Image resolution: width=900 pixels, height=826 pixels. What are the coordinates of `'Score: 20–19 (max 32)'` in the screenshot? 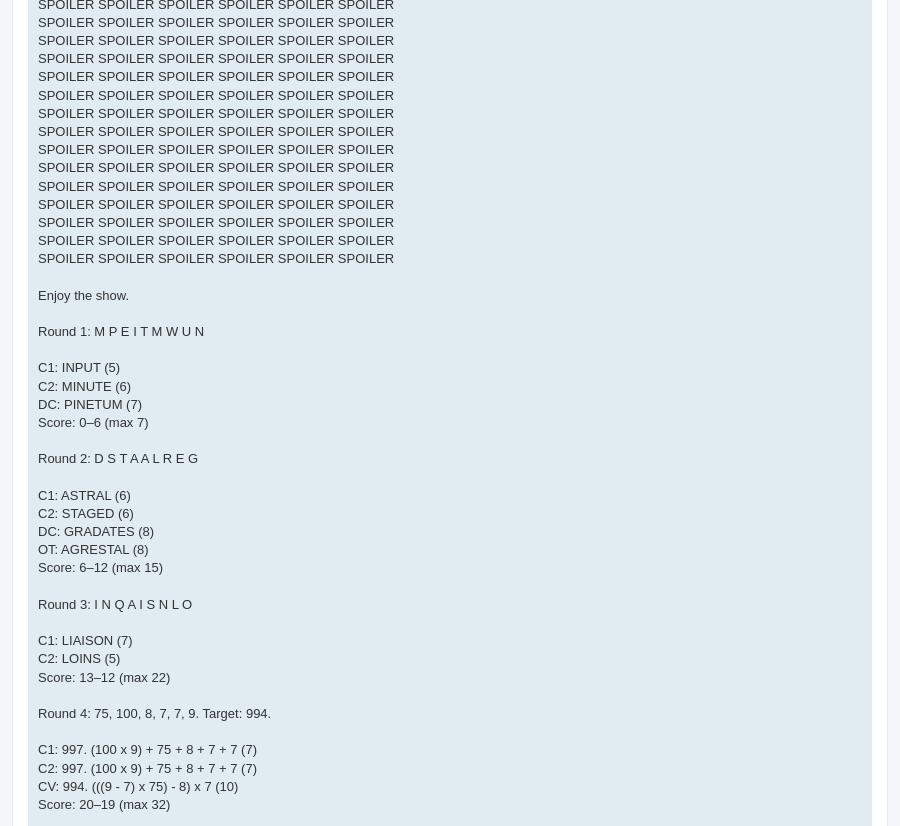 It's located at (103, 802).